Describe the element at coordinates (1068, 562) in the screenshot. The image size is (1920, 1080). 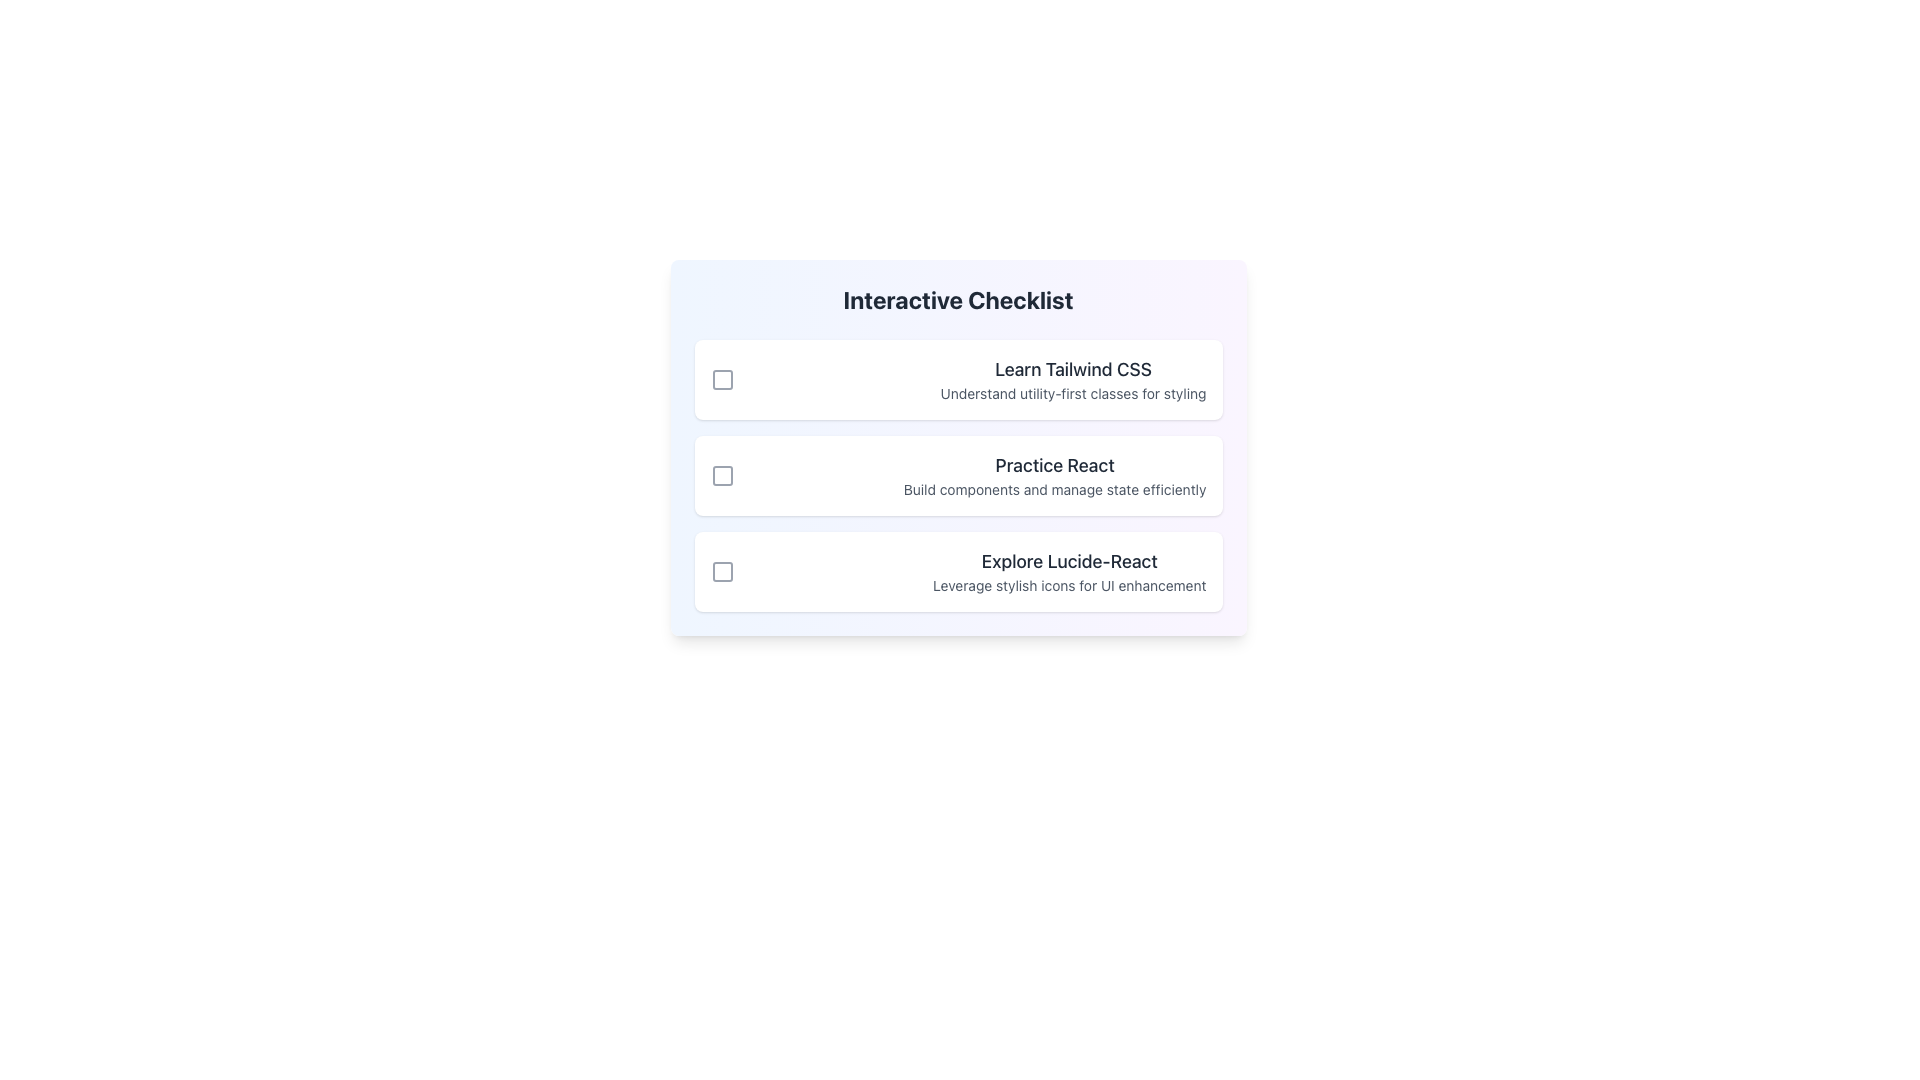
I see `the heading text of the third item in the vertical checklist layout, which describes the action 'Leverage stylish icons for UI enhancement'` at that location.